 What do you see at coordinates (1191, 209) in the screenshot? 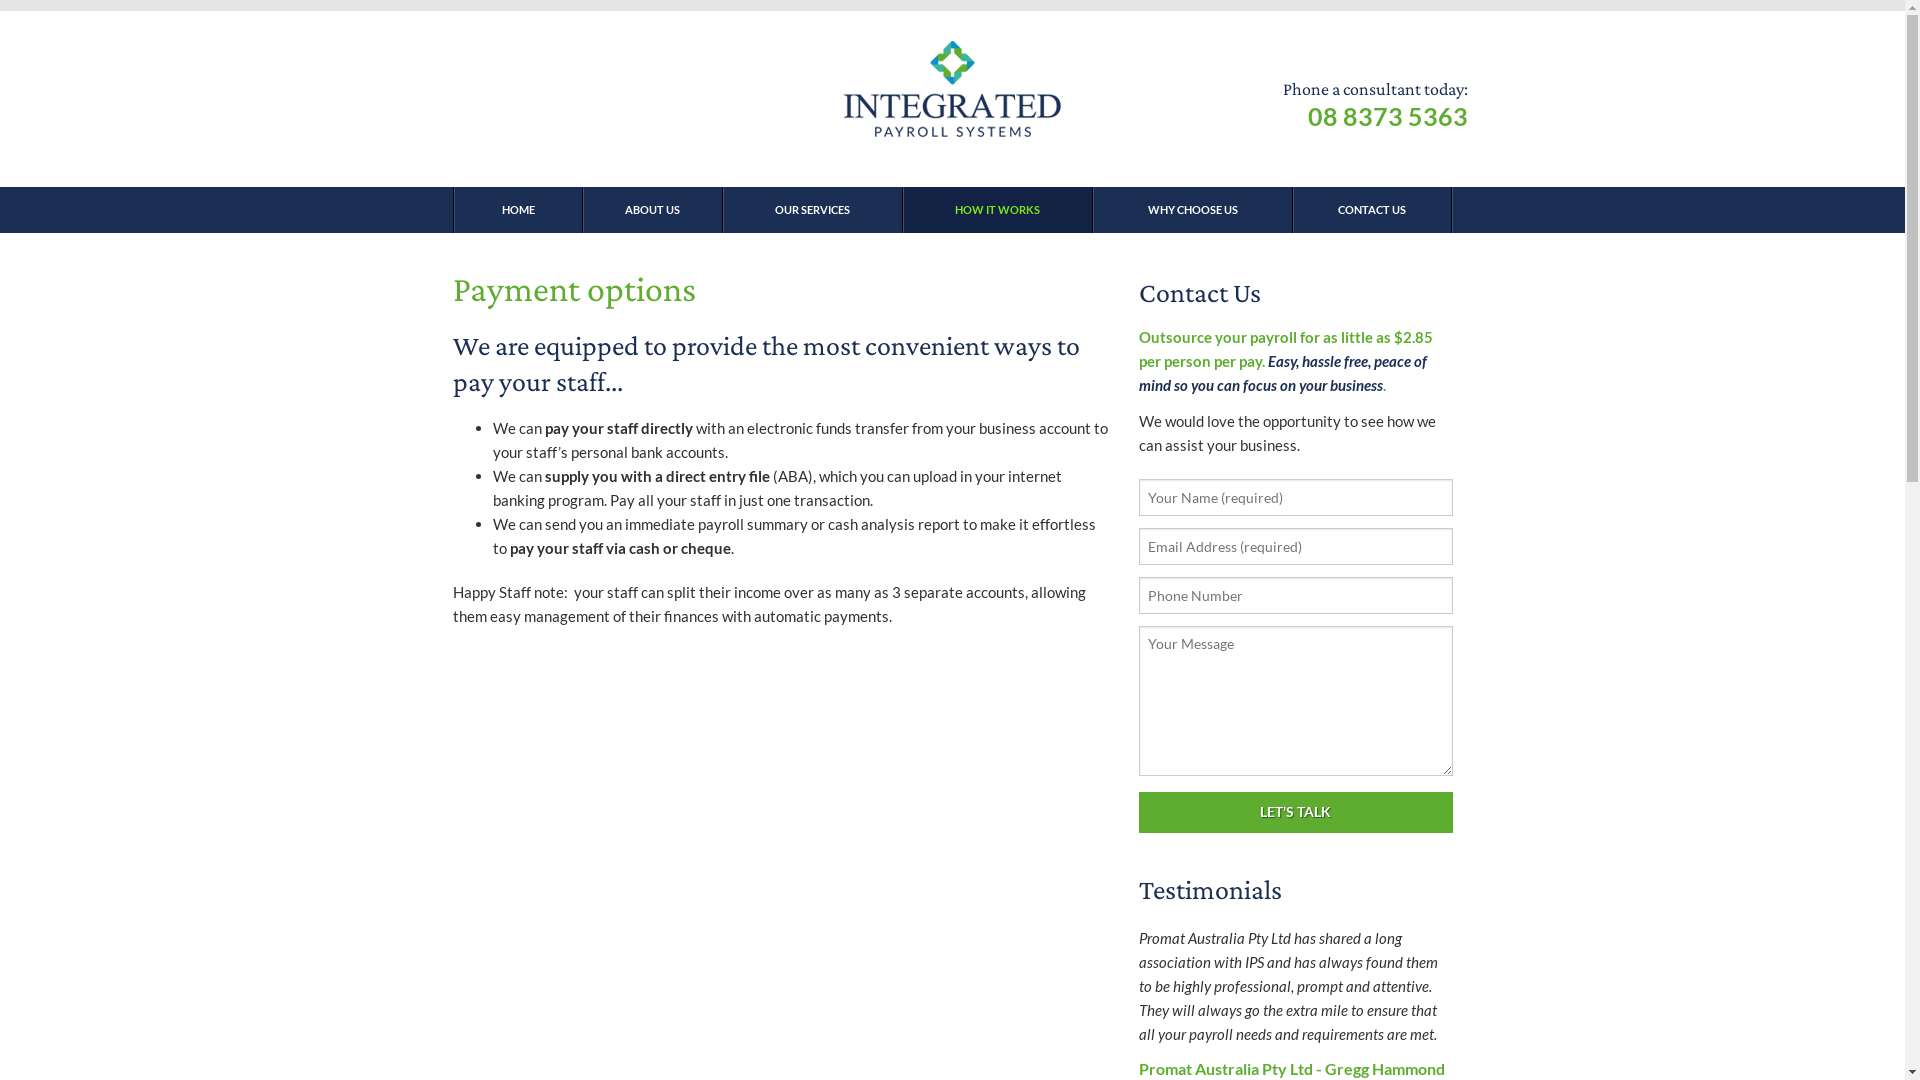
I see `'WHY CHOOSE US'` at bounding box center [1191, 209].